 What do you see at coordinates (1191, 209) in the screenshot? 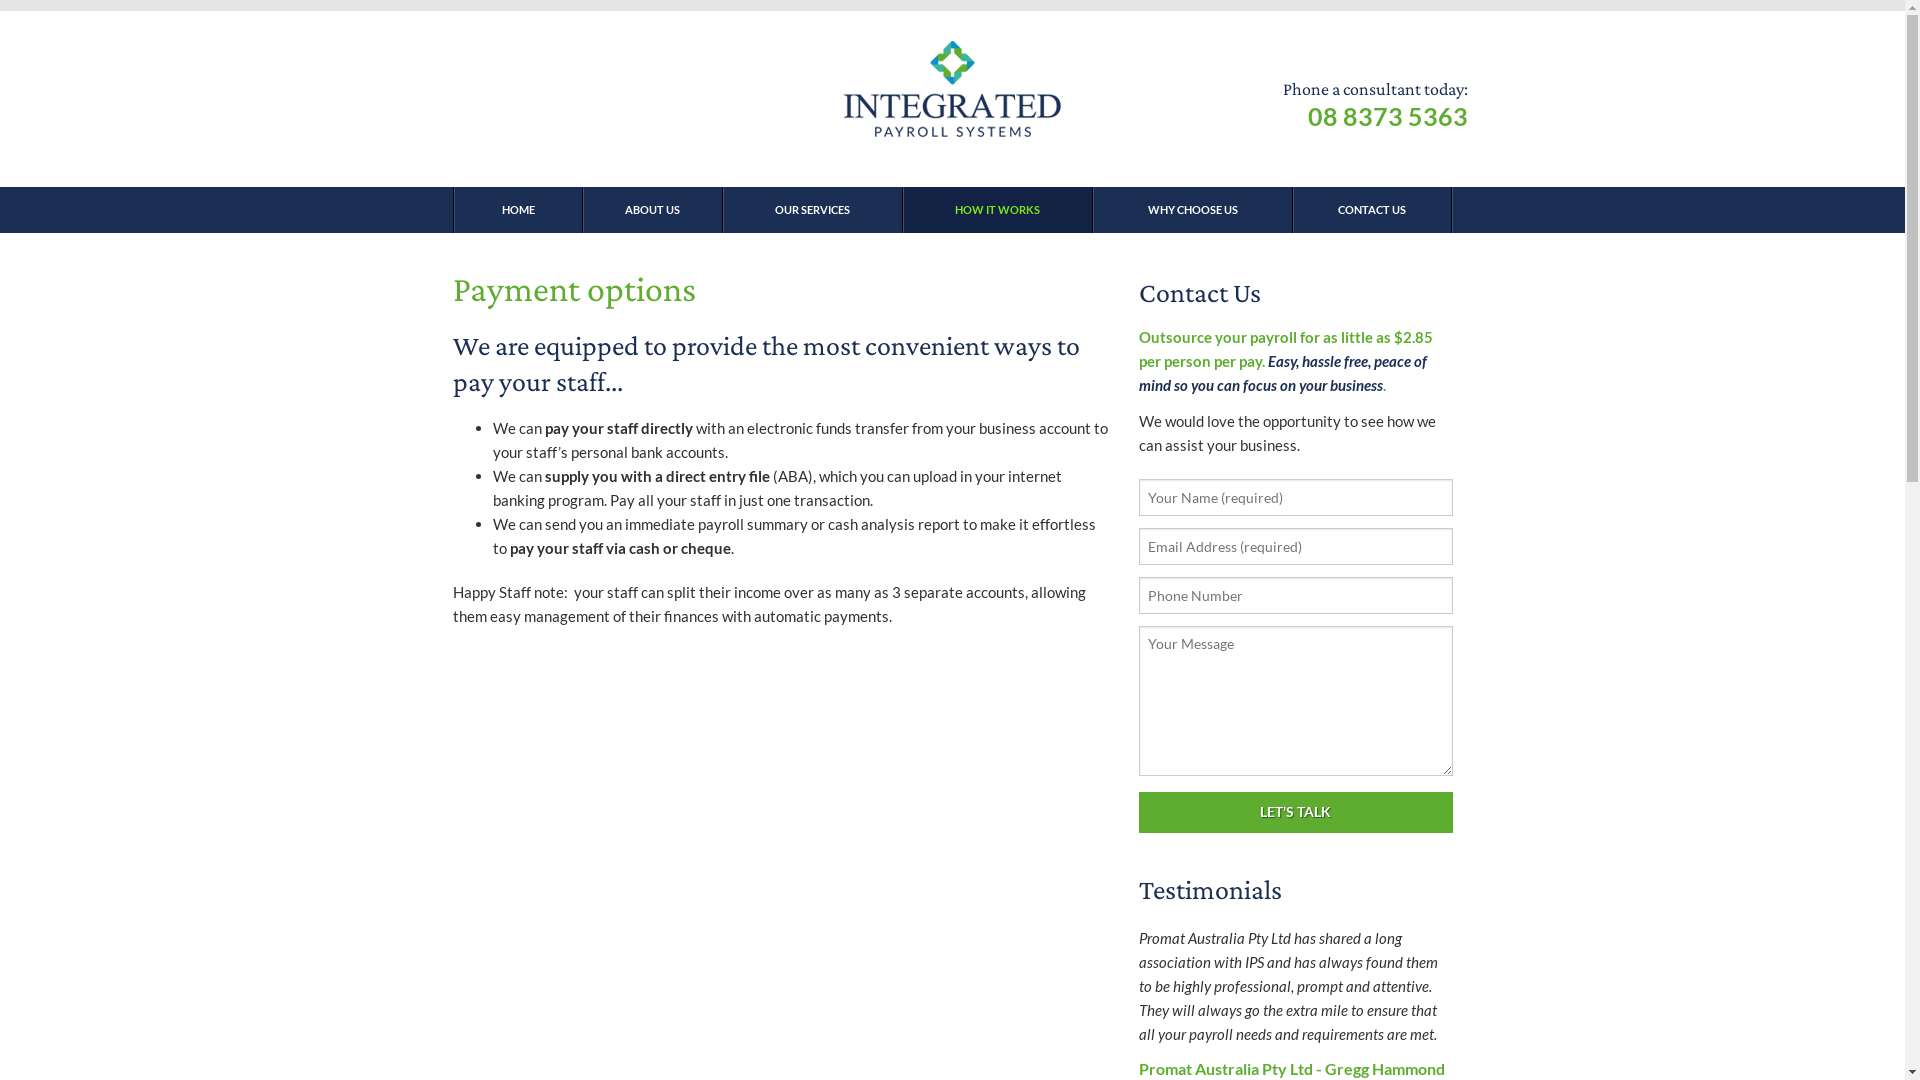
I see `'WHY CHOOSE US'` at bounding box center [1191, 209].